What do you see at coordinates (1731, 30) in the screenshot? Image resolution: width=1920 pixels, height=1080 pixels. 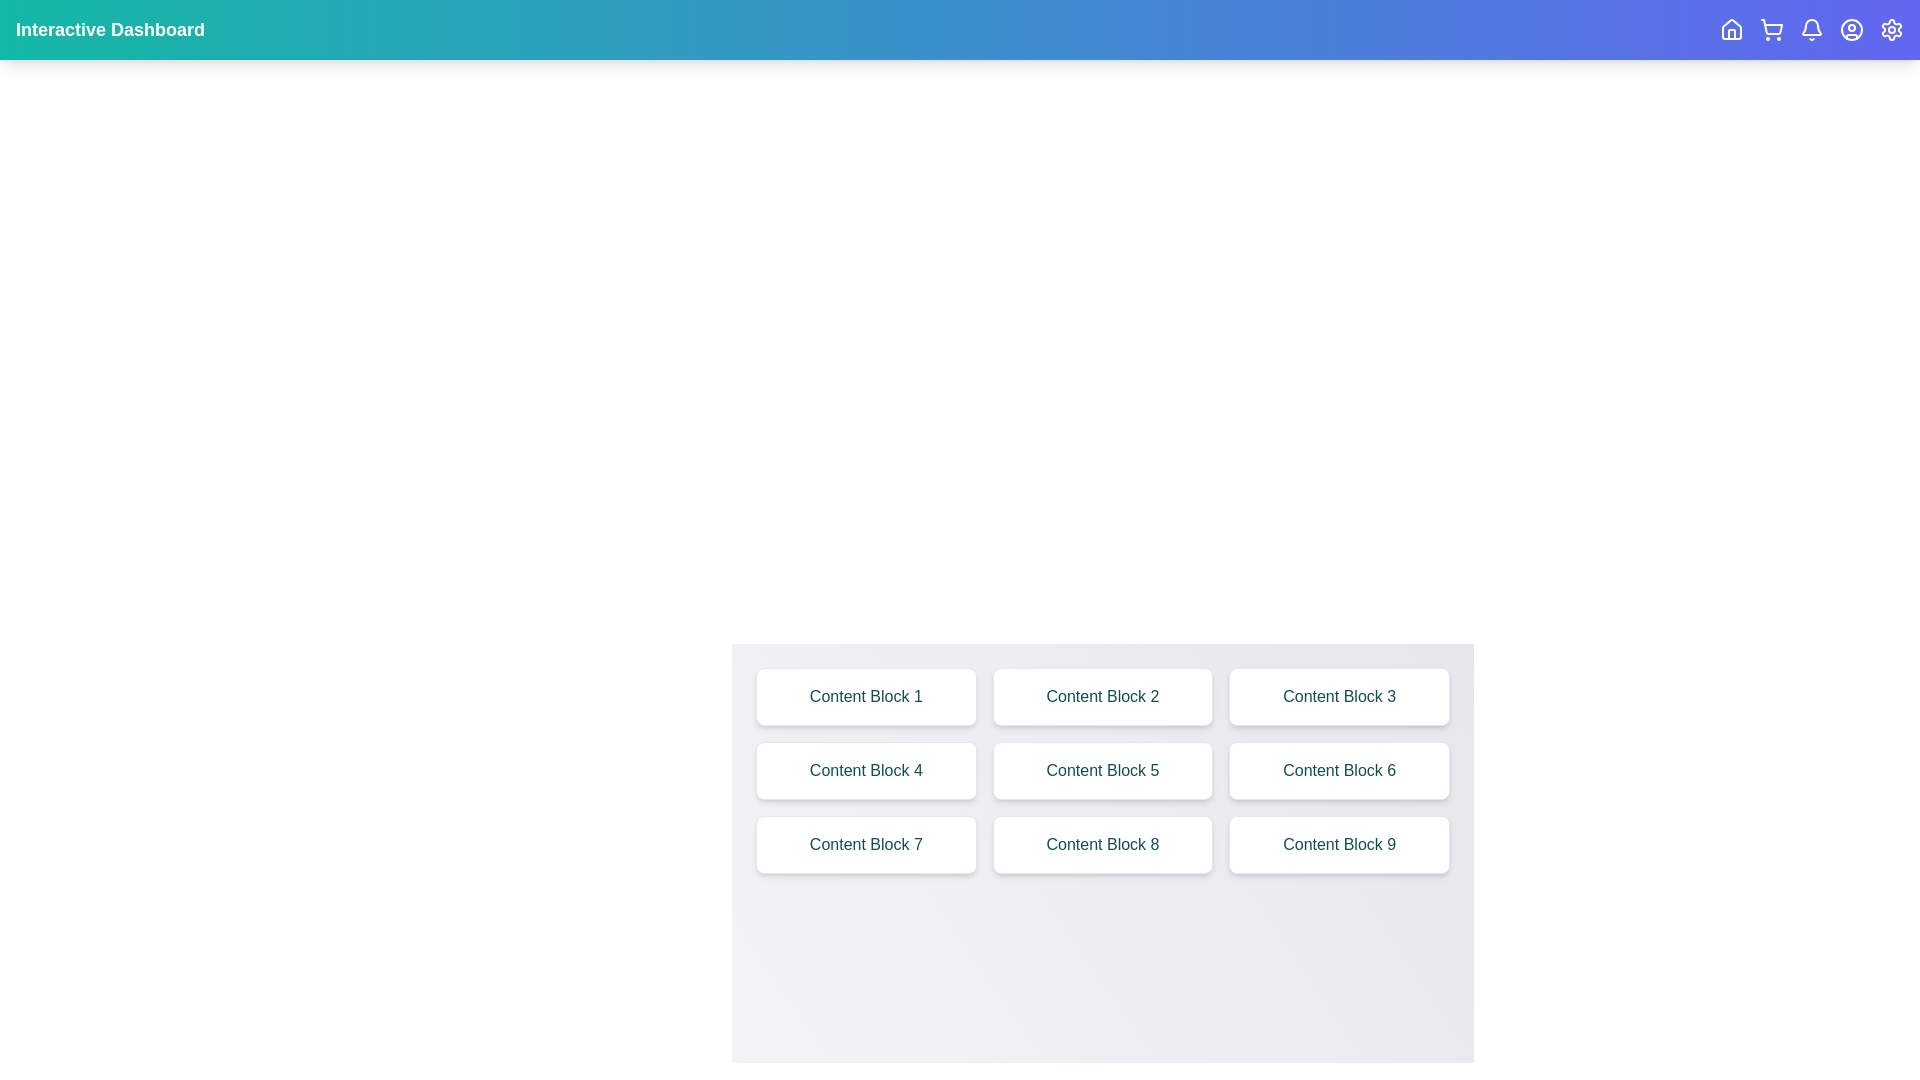 I see `the interactive icon corresponding to Home` at bounding box center [1731, 30].